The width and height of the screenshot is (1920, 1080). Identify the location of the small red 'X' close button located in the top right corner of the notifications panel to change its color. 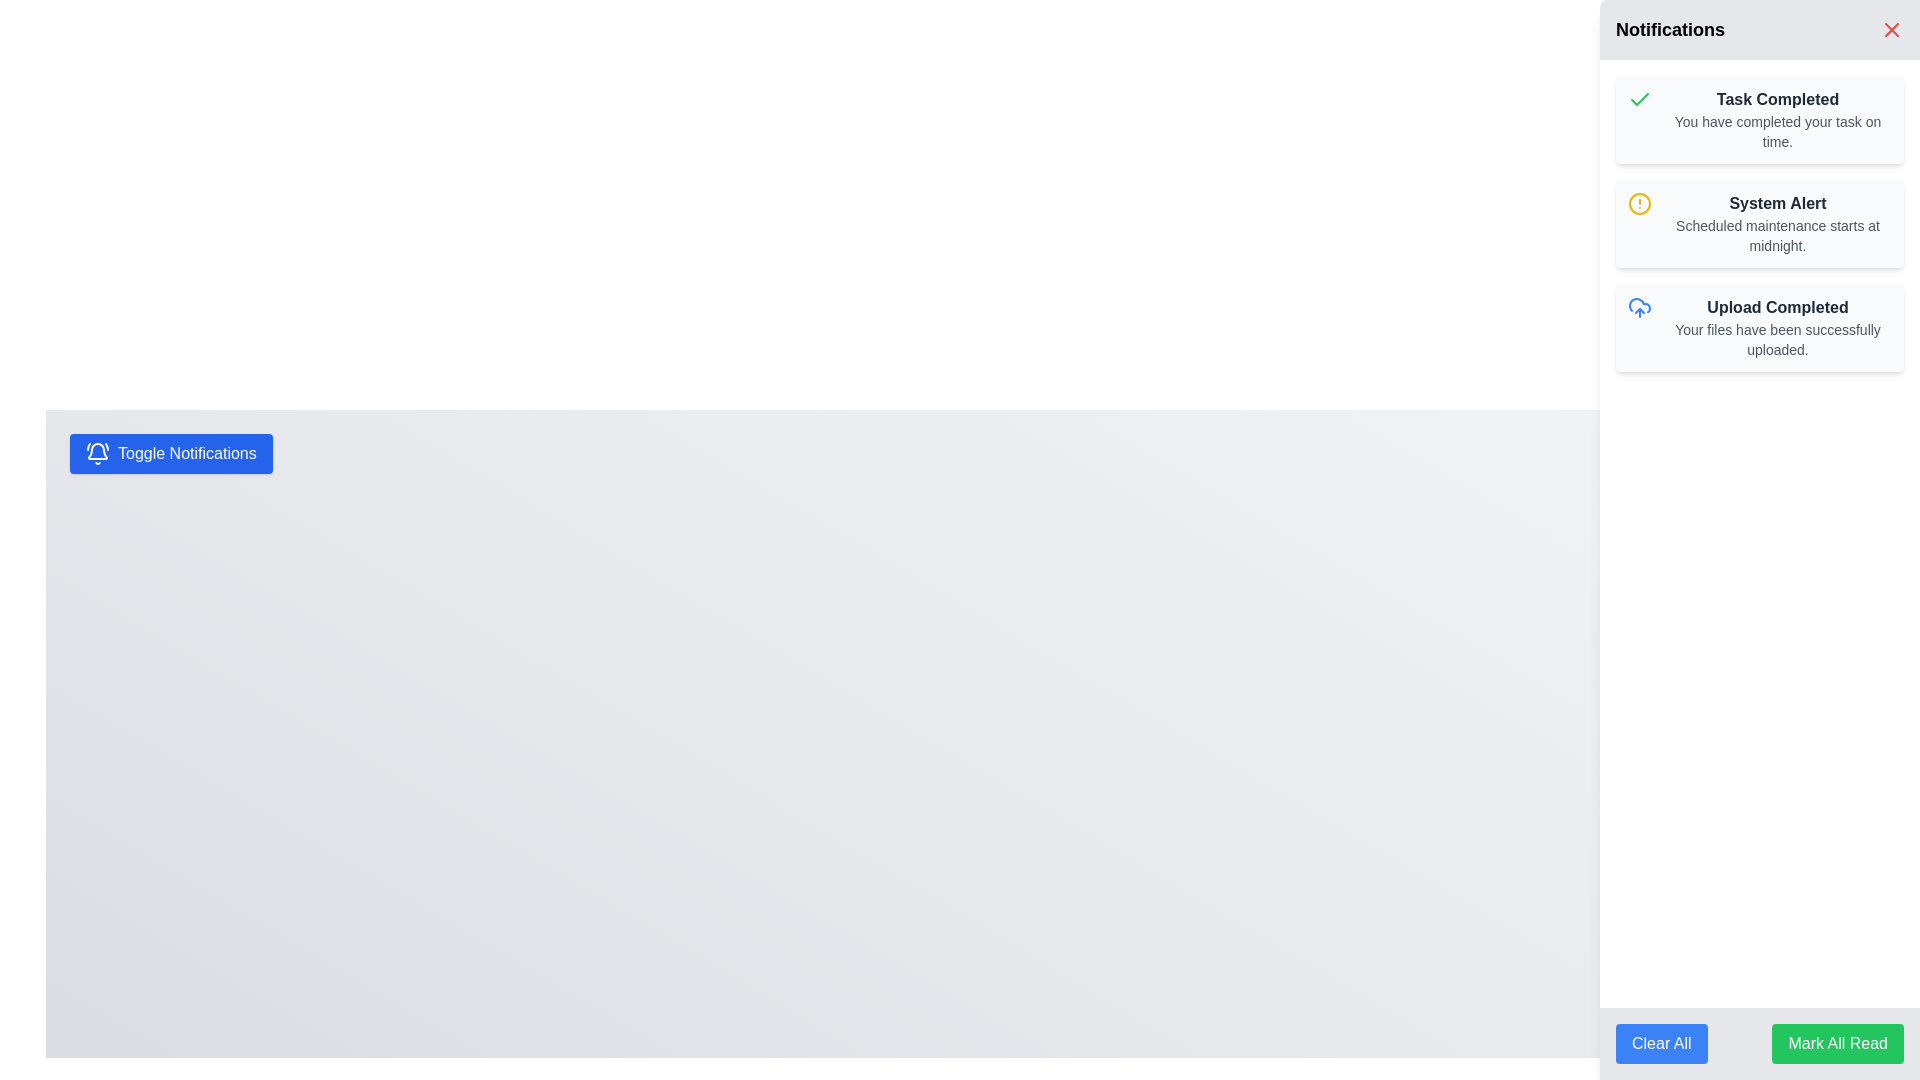
(1890, 30).